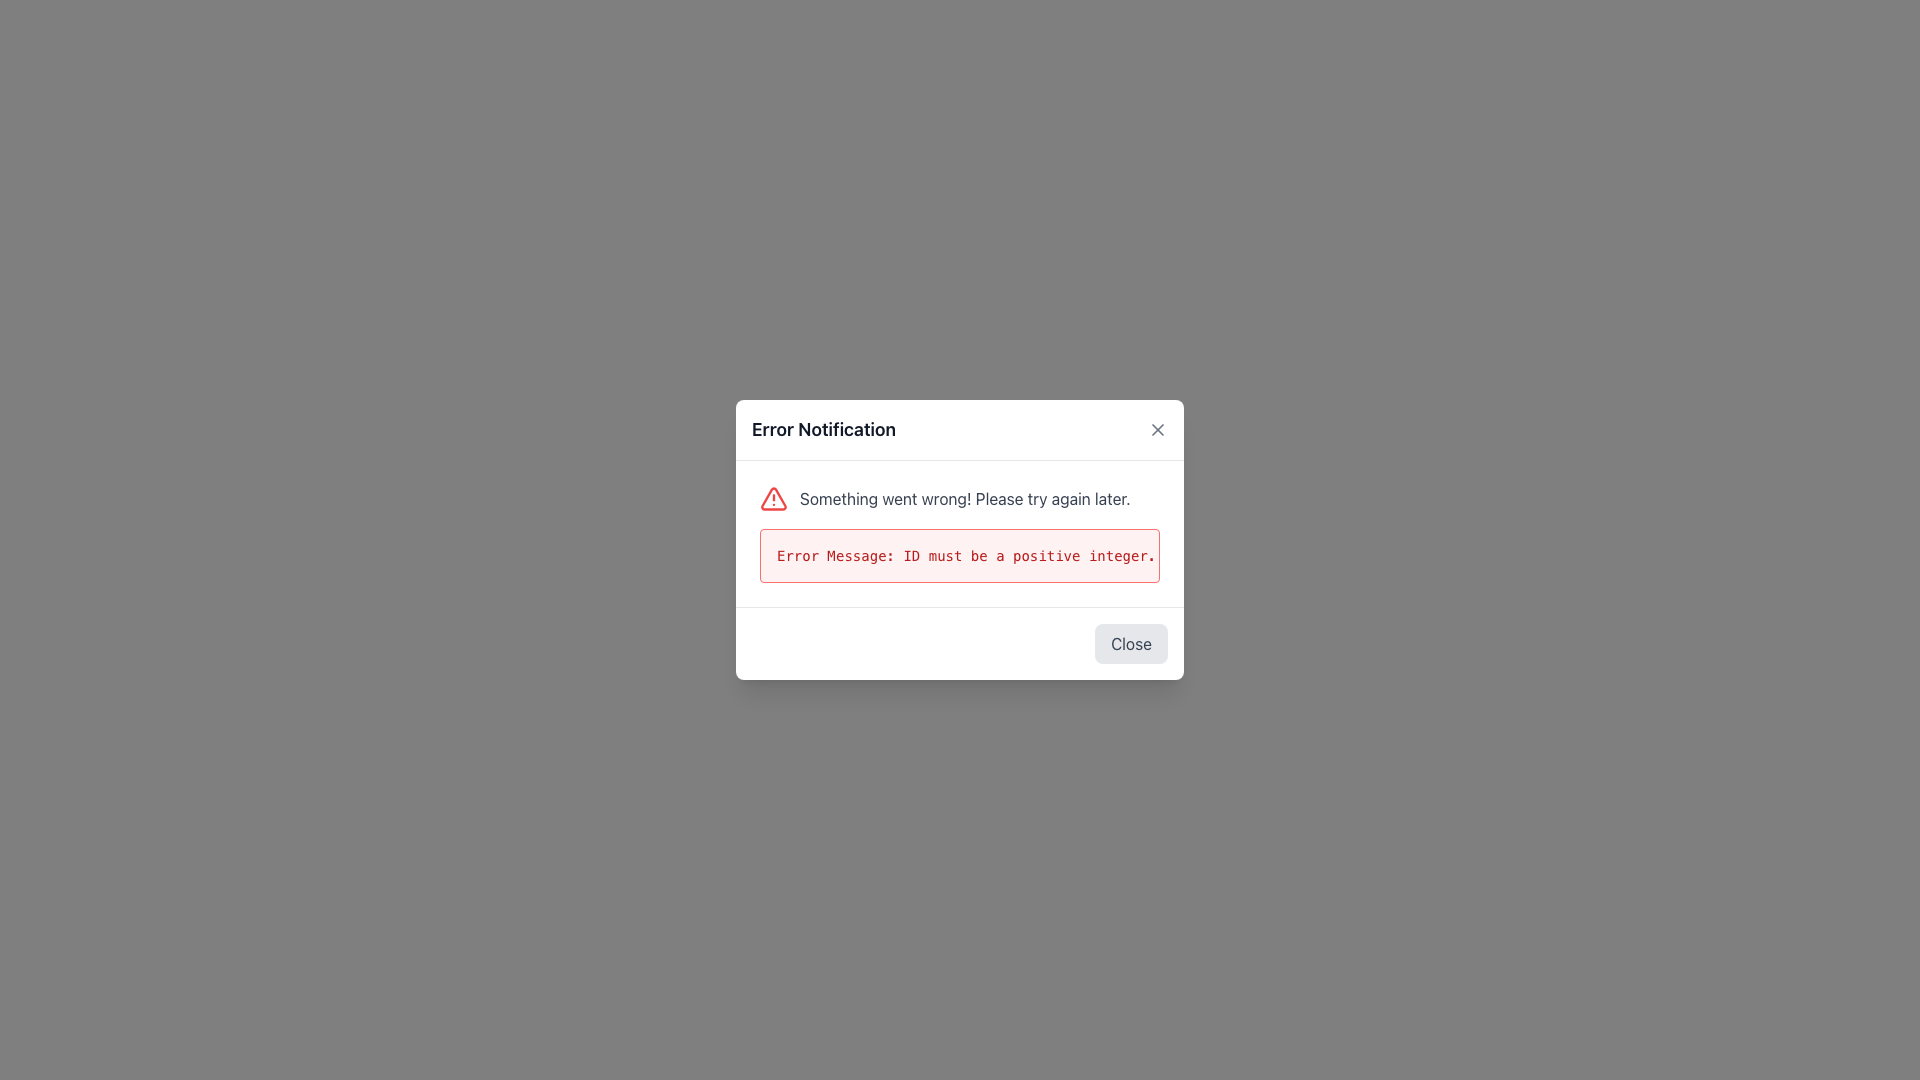 Image resolution: width=1920 pixels, height=1080 pixels. Describe the element at coordinates (824, 428) in the screenshot. I see `the Text Label that serves as the title for the notification modal, located at the top-left of the modal, adjacent to the 'close' button` at that location.